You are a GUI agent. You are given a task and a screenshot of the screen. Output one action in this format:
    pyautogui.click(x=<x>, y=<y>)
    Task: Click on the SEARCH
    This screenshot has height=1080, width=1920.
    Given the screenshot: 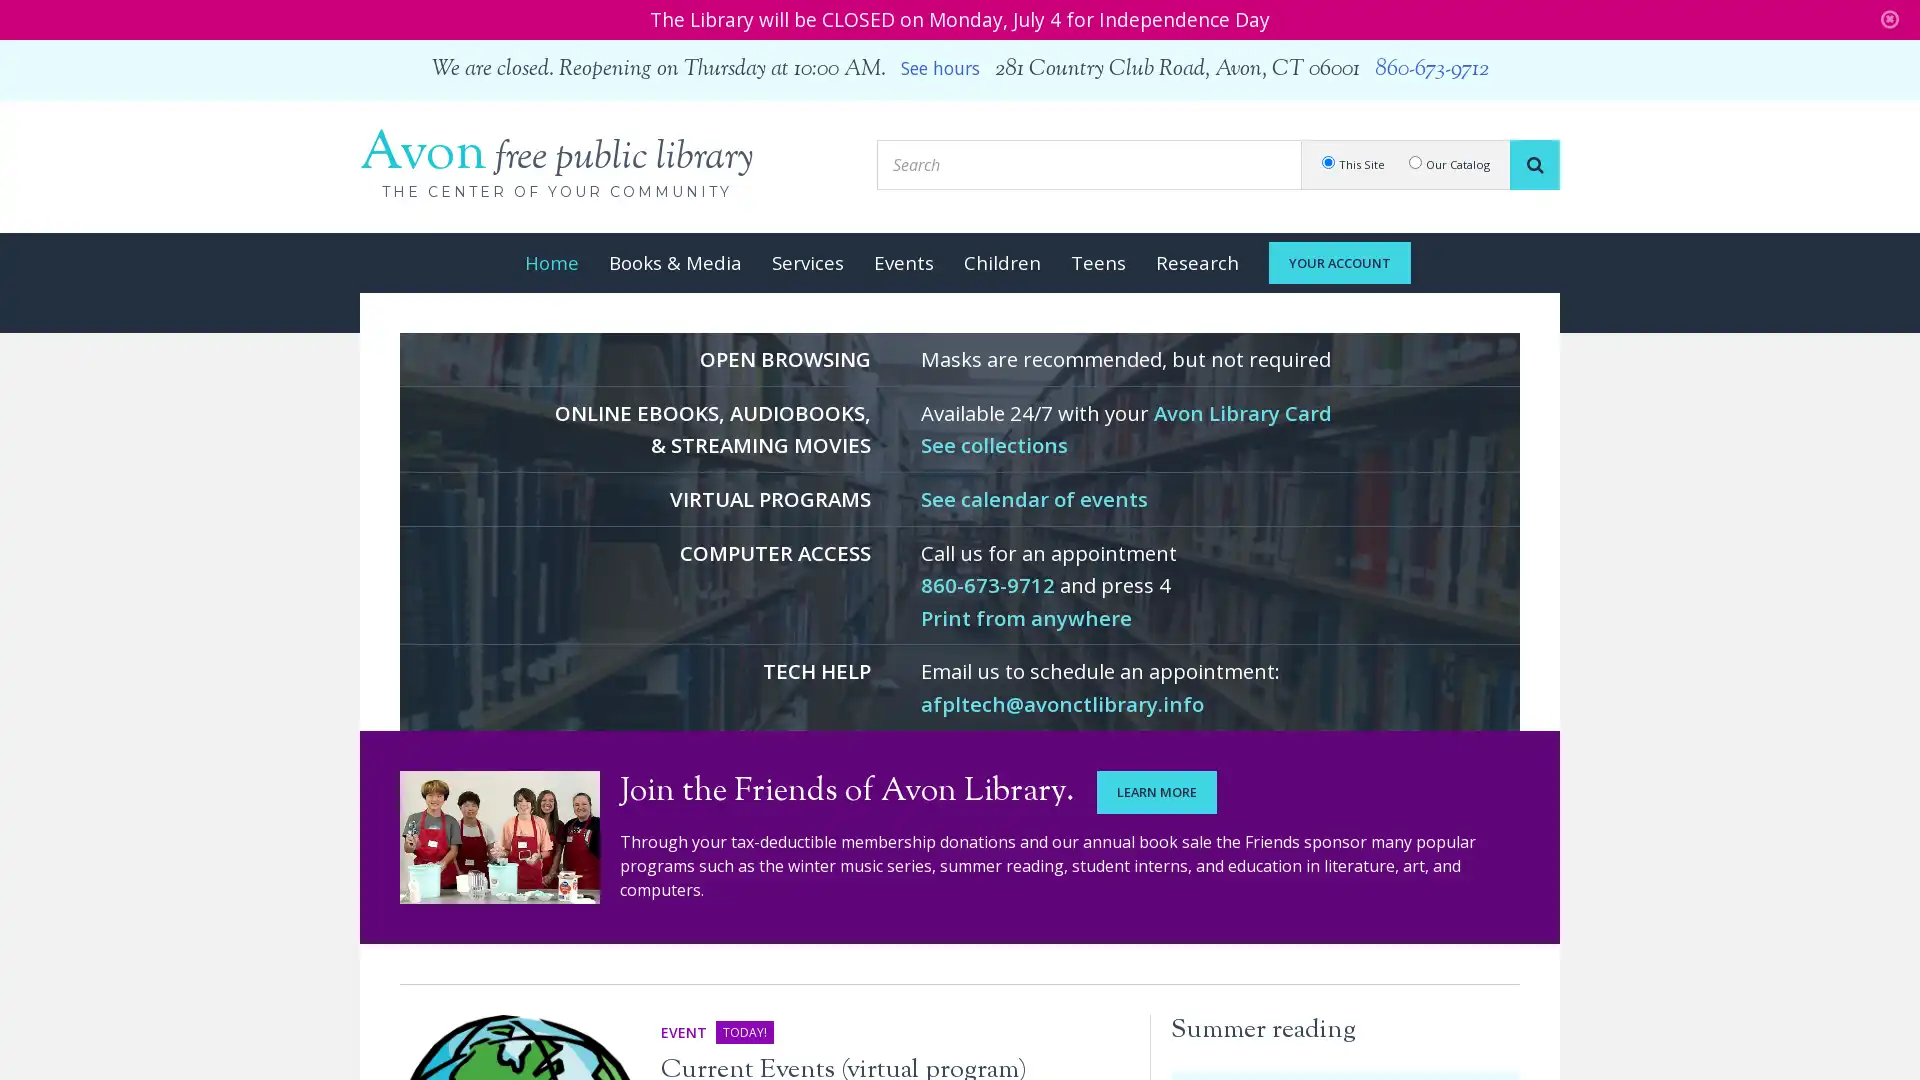 What is the action you would take?
    pyautogui.click(x=1534, y=164)
    